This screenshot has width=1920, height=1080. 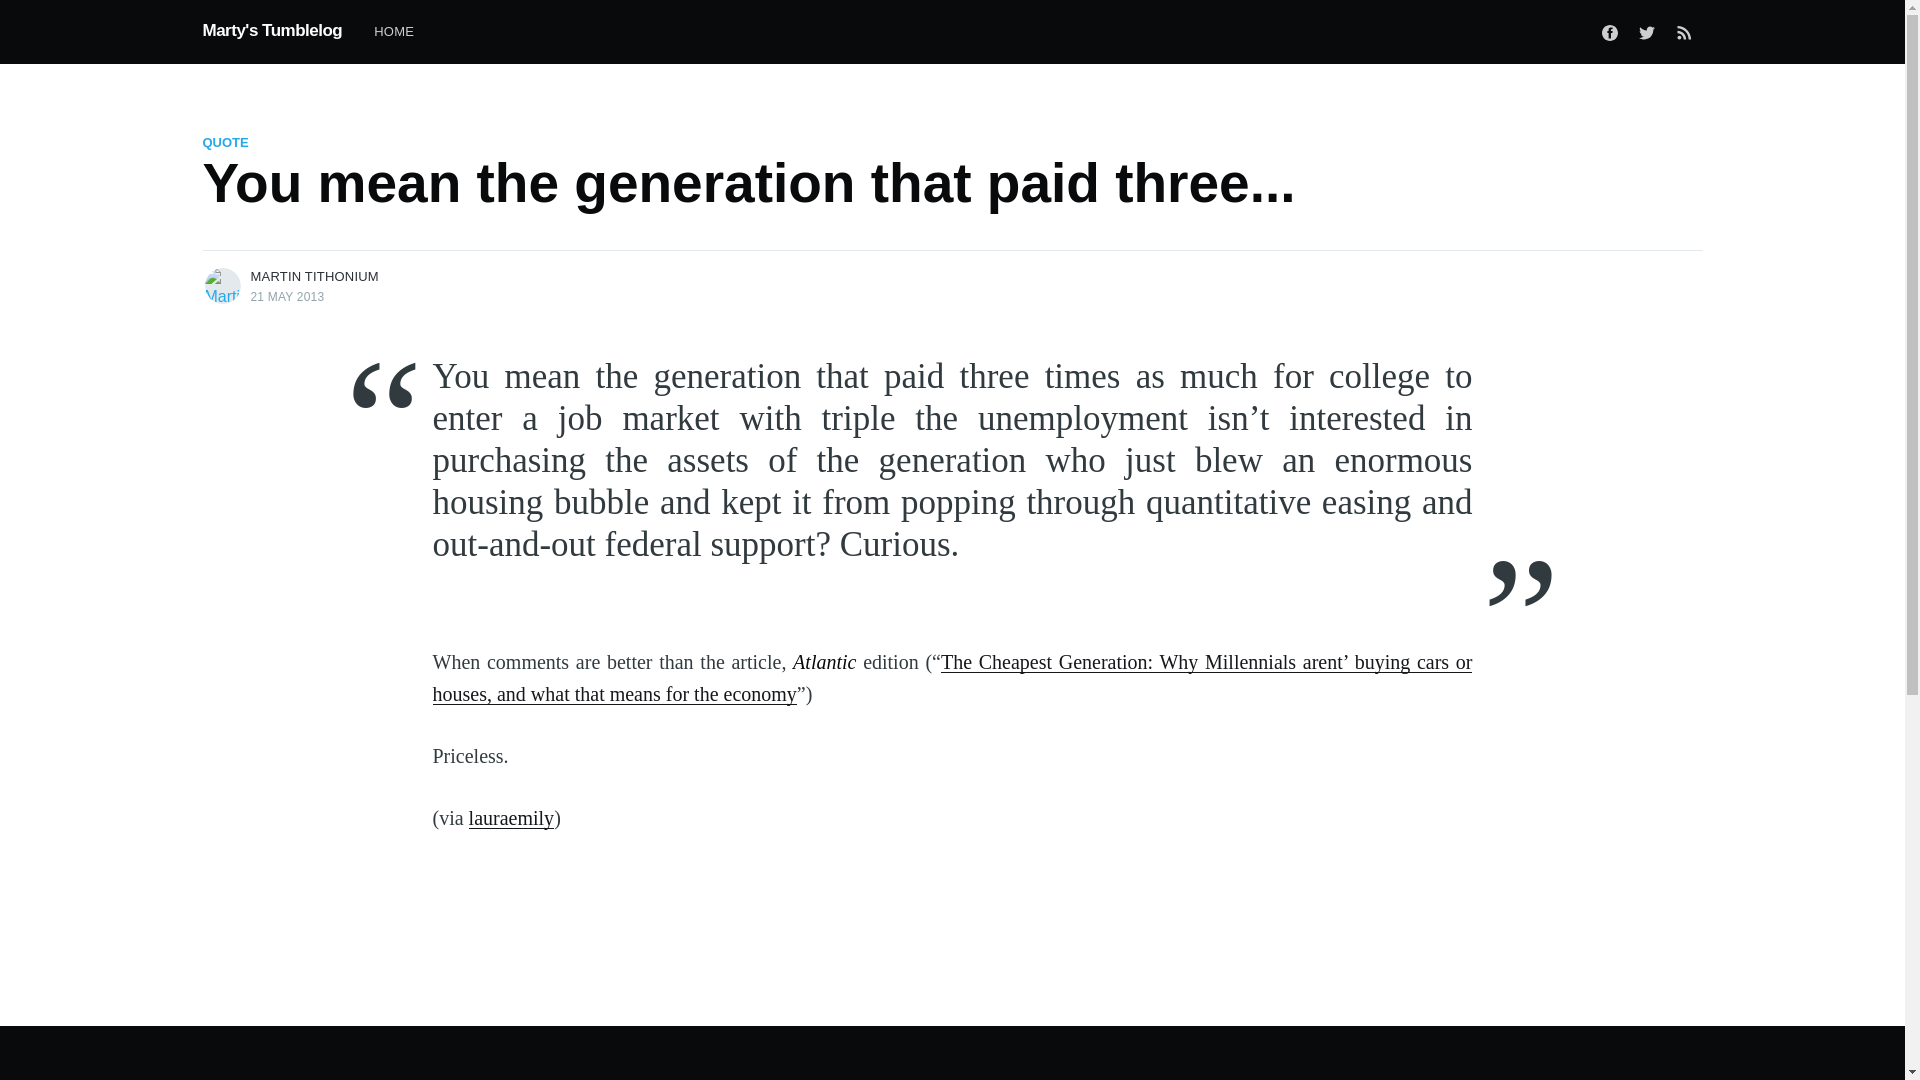 What do you see at coordinates (312, 276) in the screenshot?
I see `'MARTIN TITHONIUM'` at bounding box center [312, 276].